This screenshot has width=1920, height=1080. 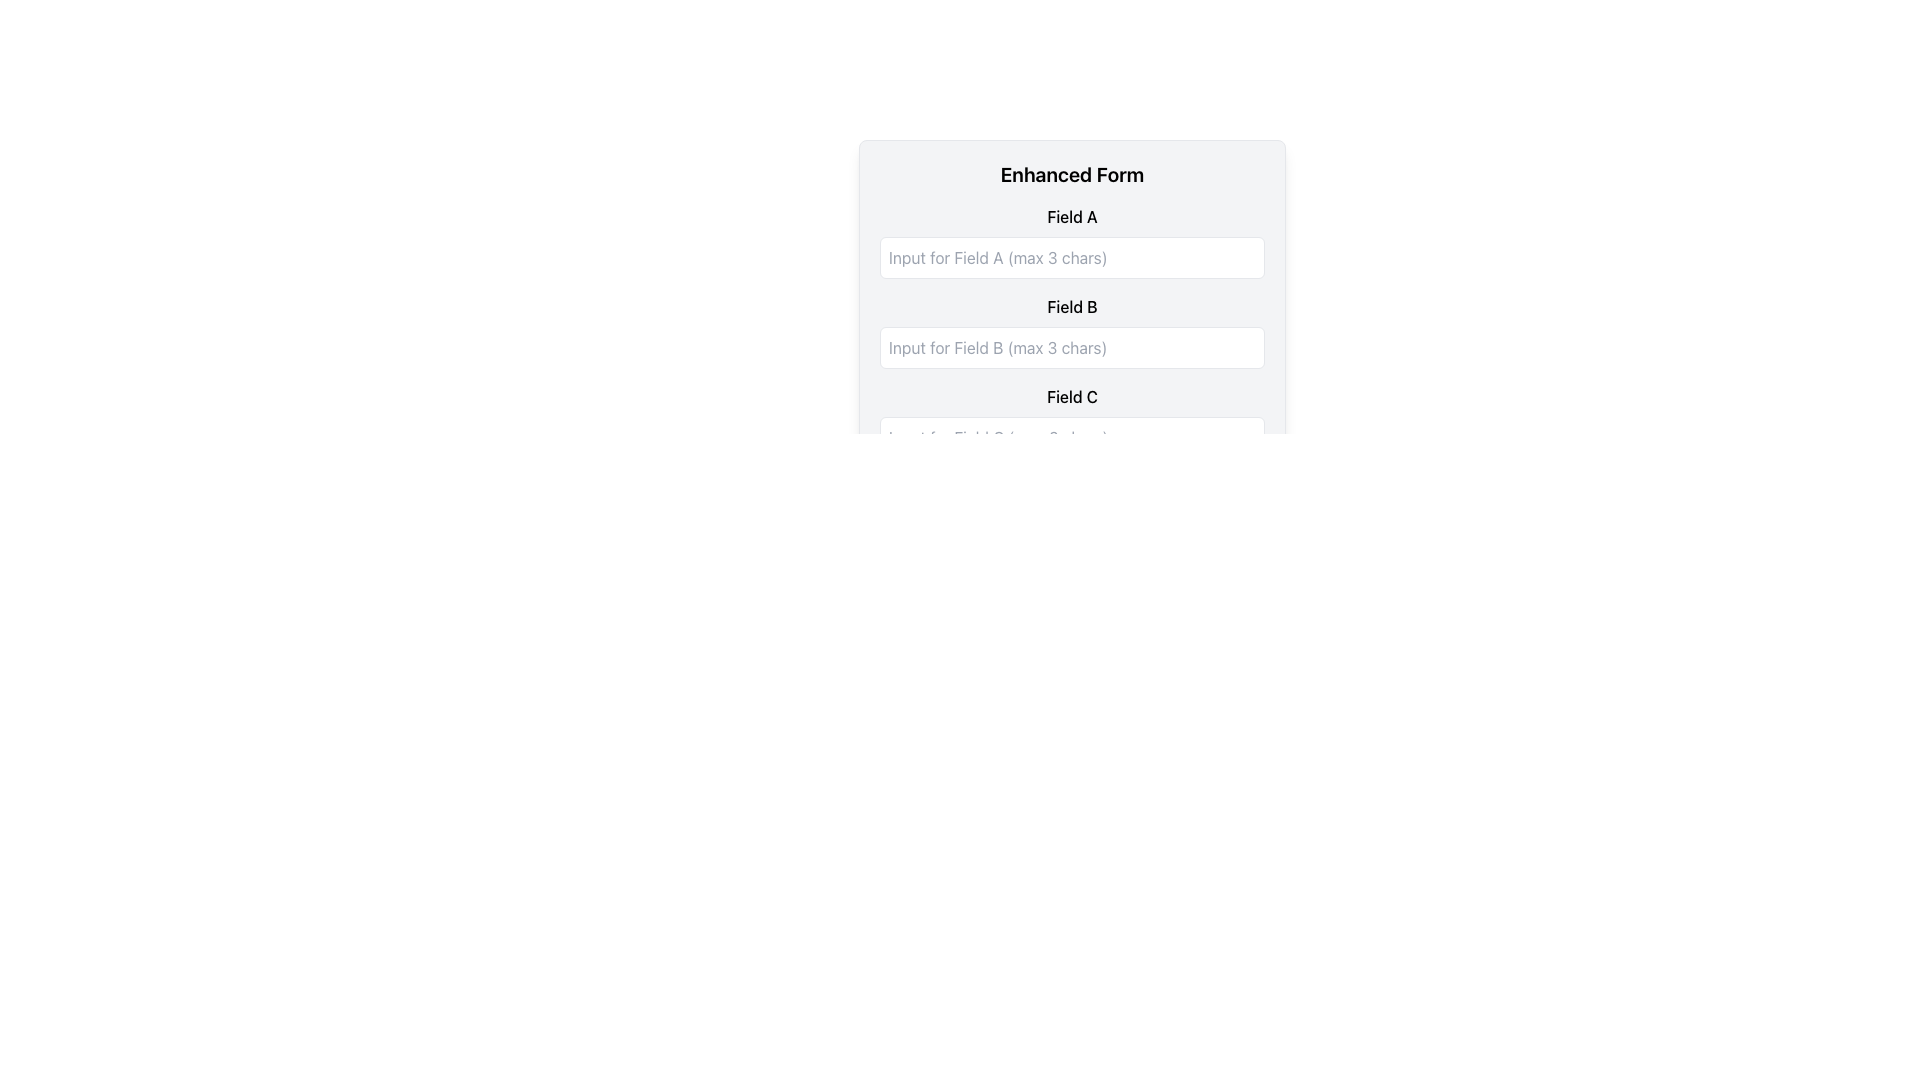 I want to click on the text input field for 'Field A' to focus on it, so click(x=1071, y=274).